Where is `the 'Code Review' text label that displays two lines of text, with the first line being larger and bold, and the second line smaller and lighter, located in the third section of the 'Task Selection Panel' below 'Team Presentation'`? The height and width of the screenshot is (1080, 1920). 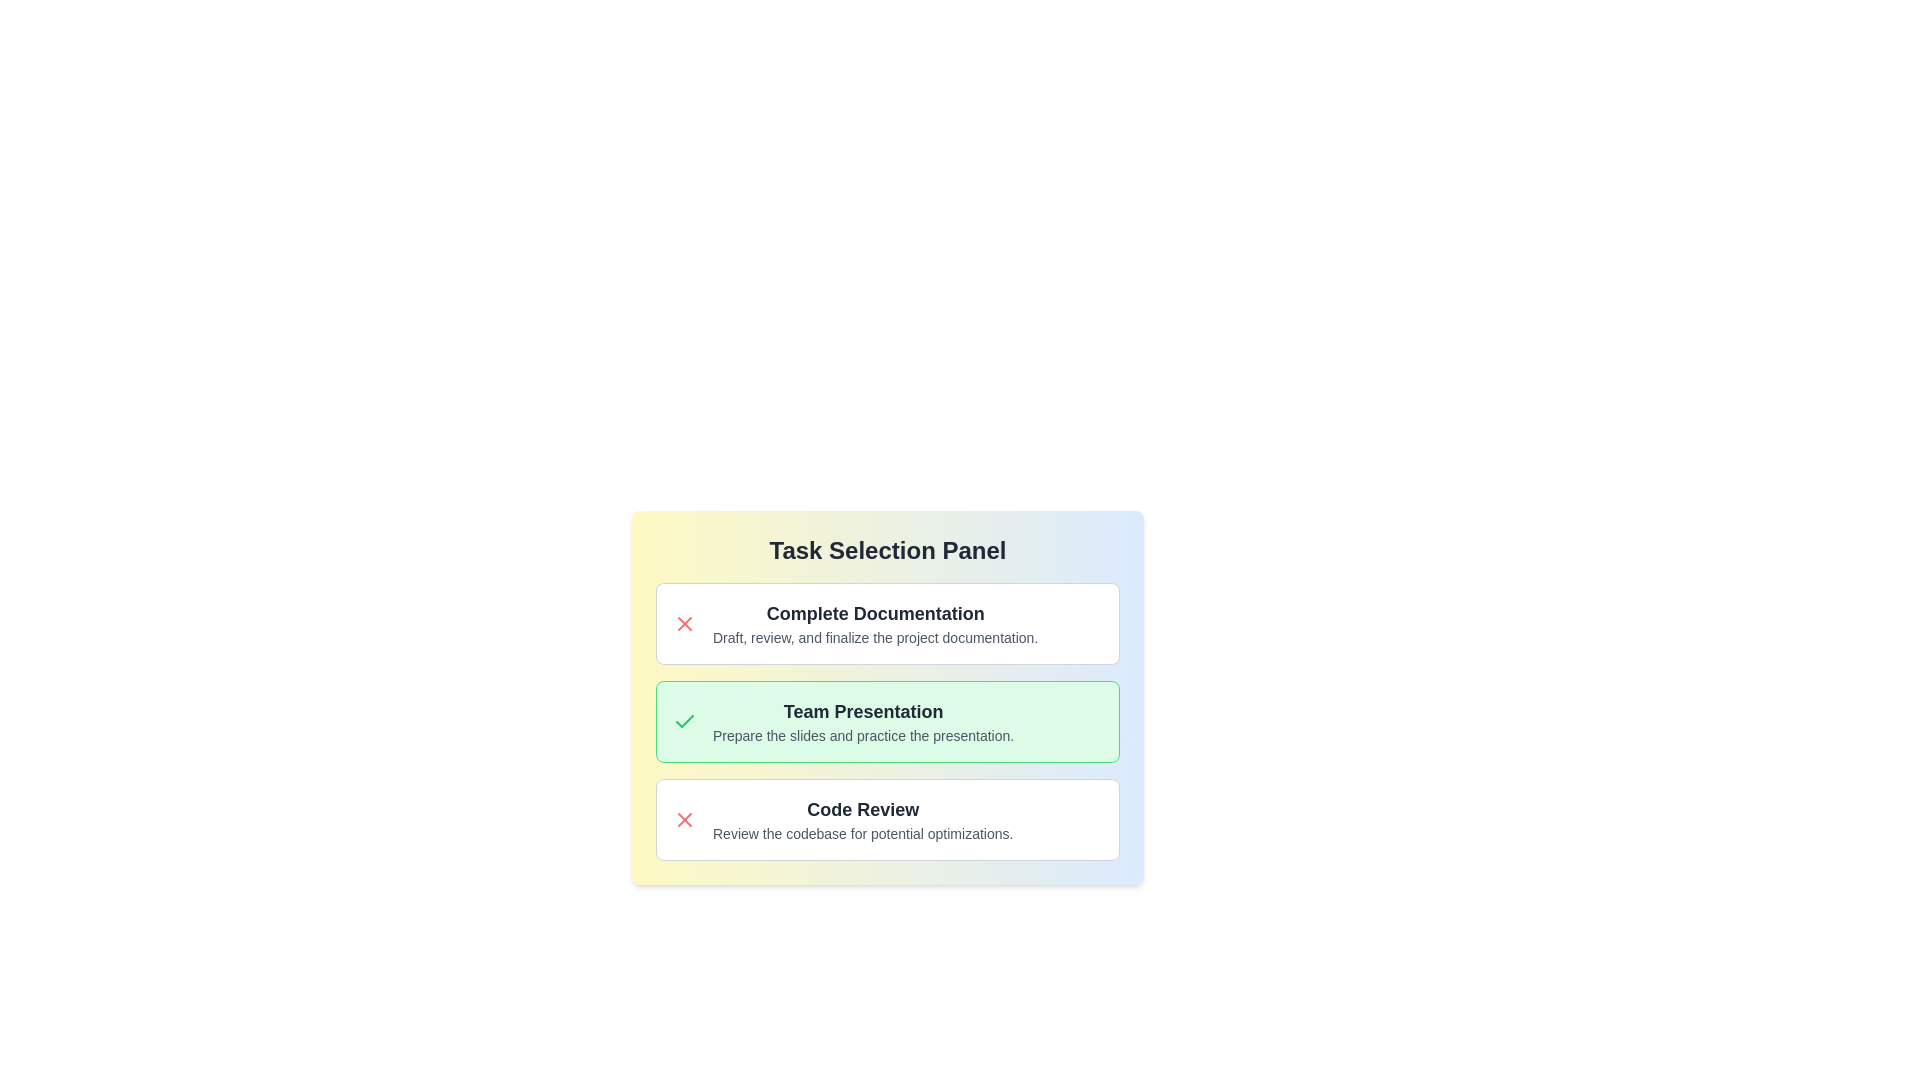
the 'Code Review' text label that displays two lines of text, with the first line being larger and bold, and the second line smaller and lighter, located in the third section of the 'Task Selection Panel' below 'Team Presentation' is located at coordinates (863, 820).